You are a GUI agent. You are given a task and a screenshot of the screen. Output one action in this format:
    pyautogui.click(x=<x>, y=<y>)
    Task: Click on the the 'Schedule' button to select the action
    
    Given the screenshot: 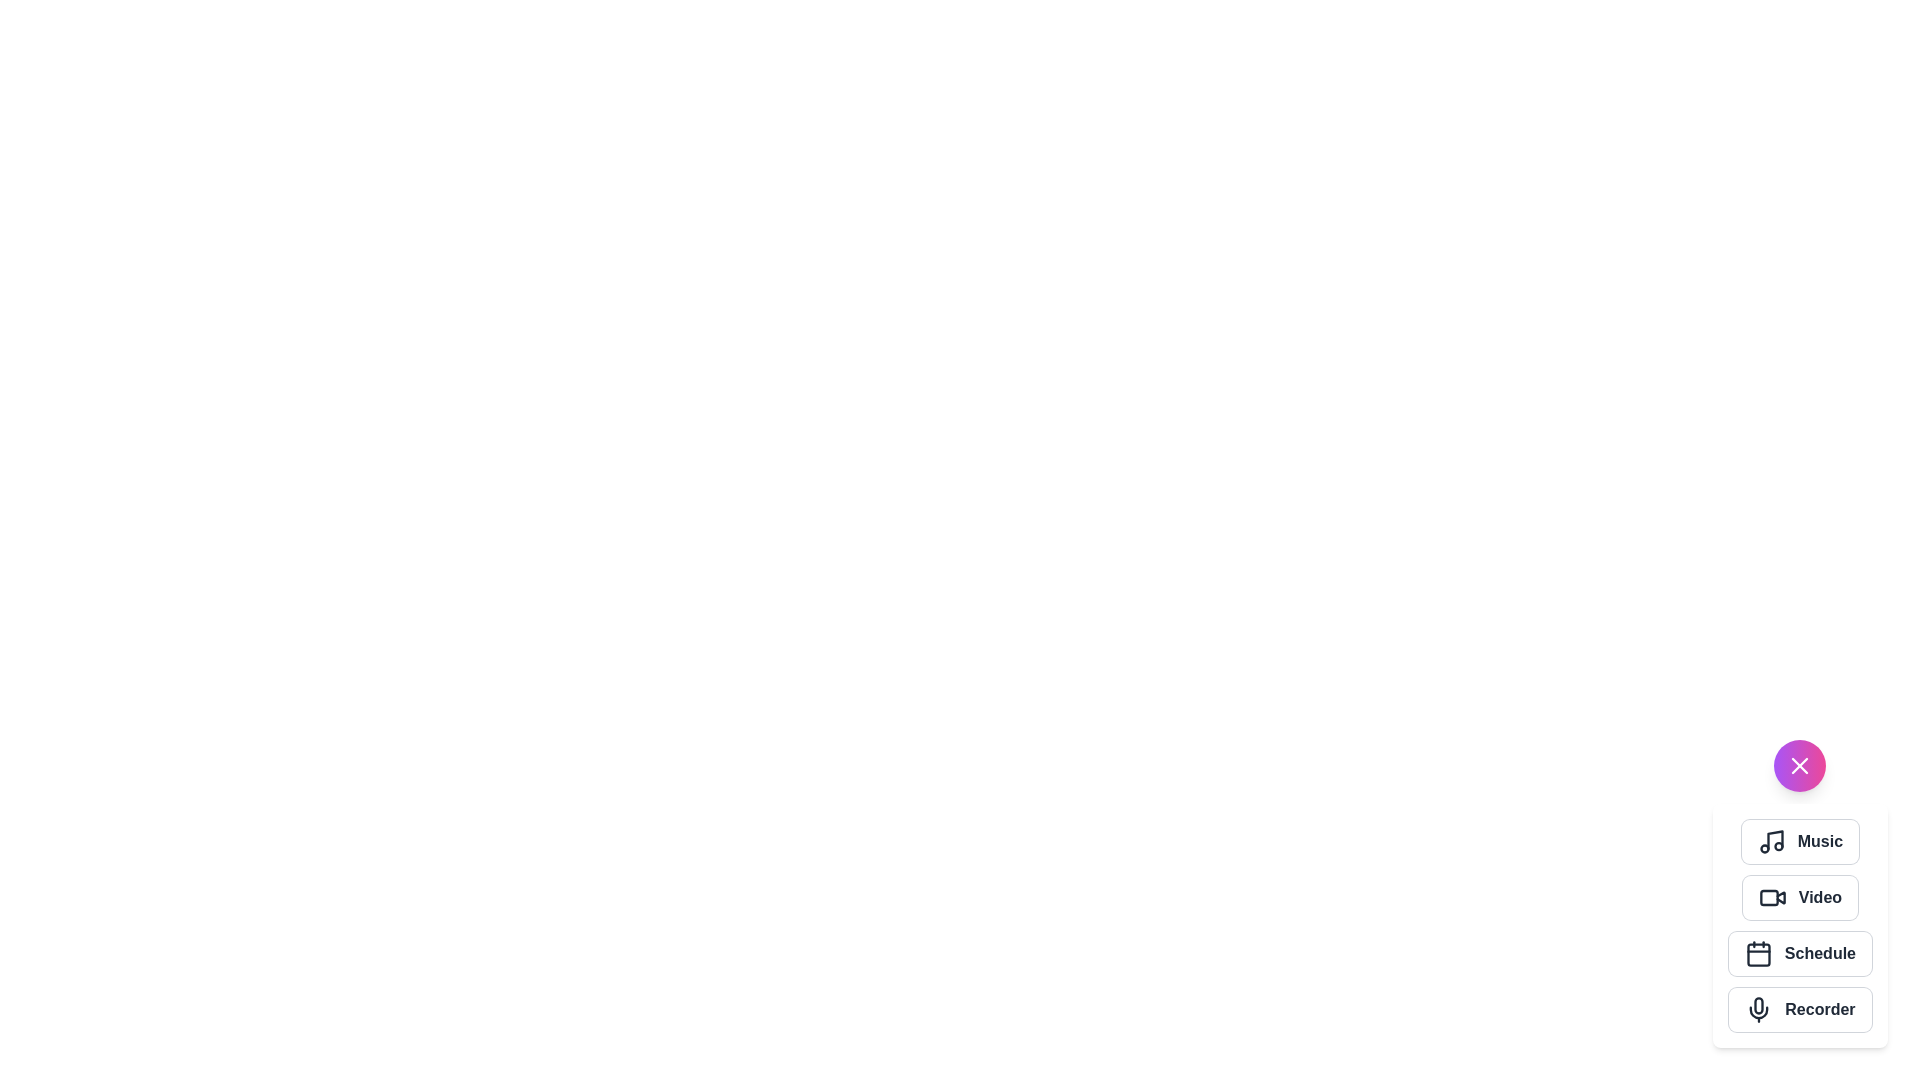 What is the action you would take?
    pyautogui.click(x=1800, y=952)
    